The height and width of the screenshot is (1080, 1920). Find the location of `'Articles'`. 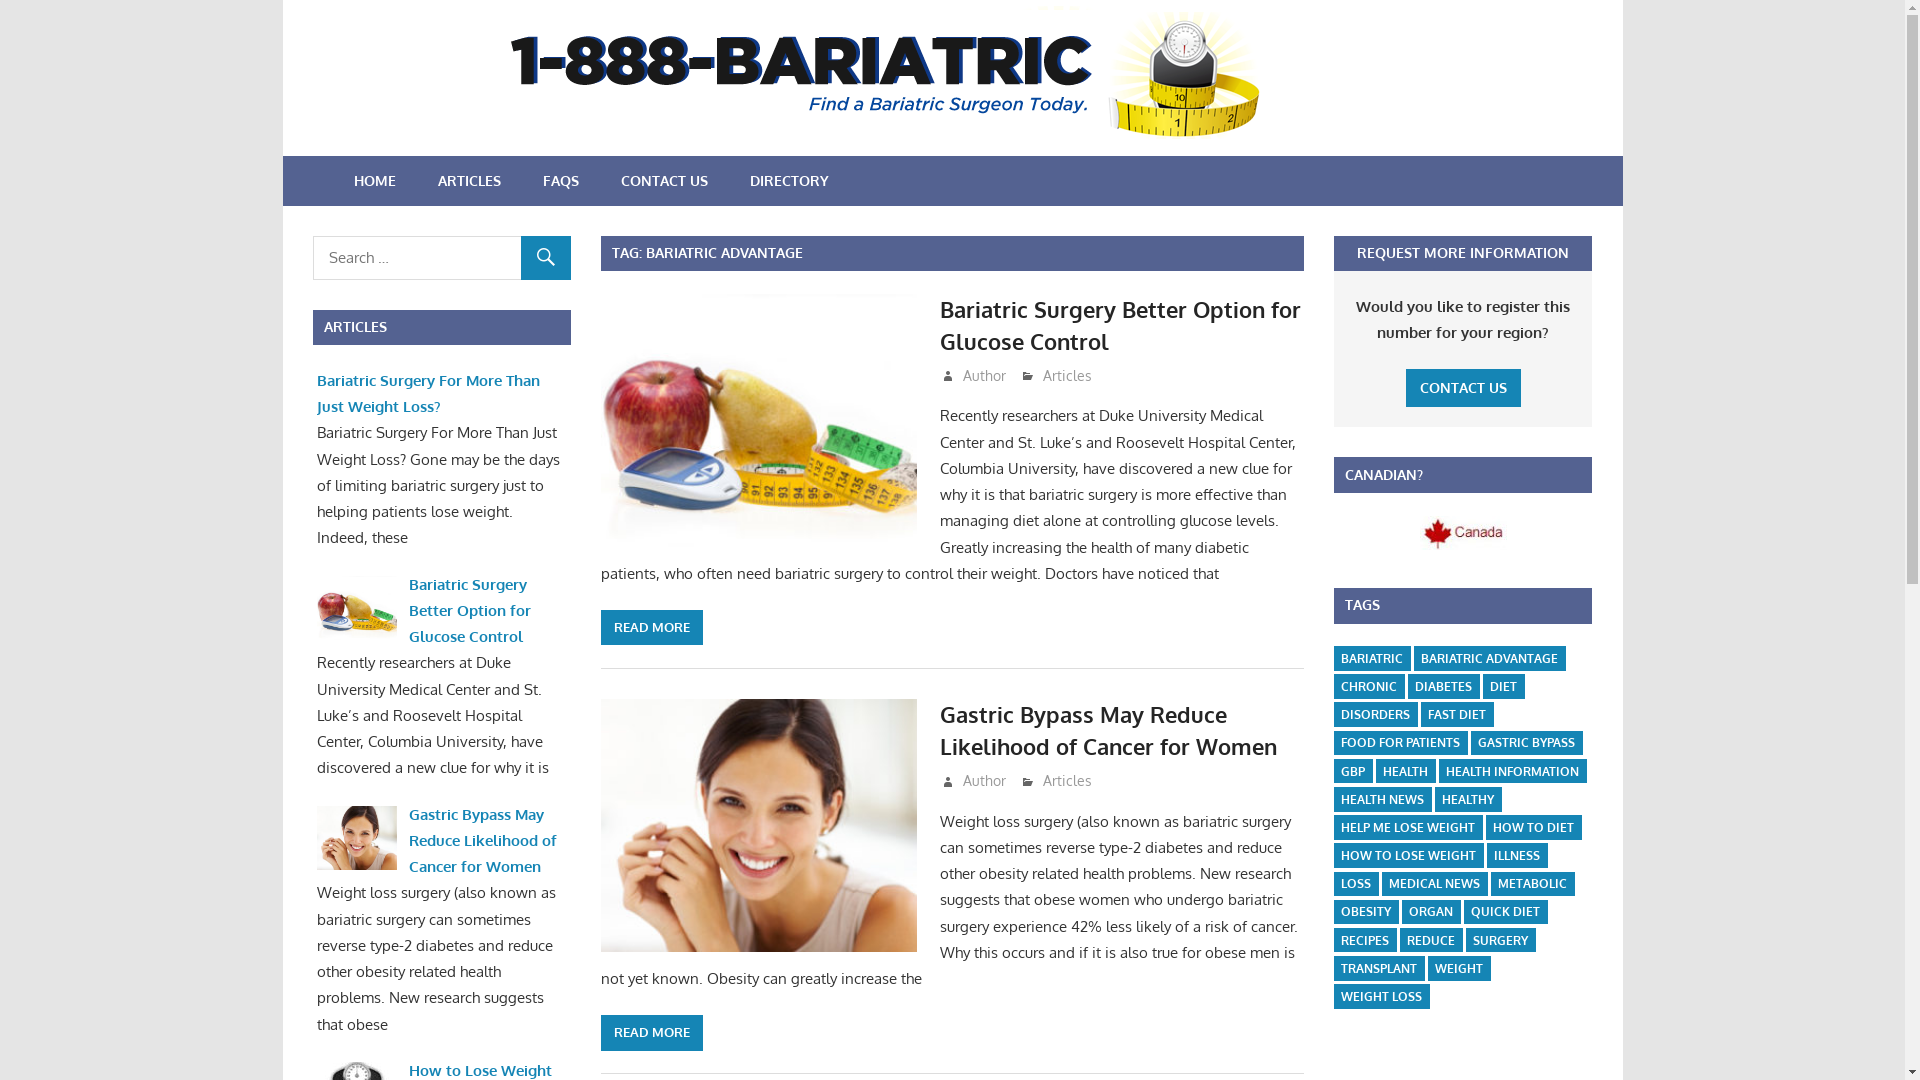

'Articles' is located at coordinates (1066, 779).